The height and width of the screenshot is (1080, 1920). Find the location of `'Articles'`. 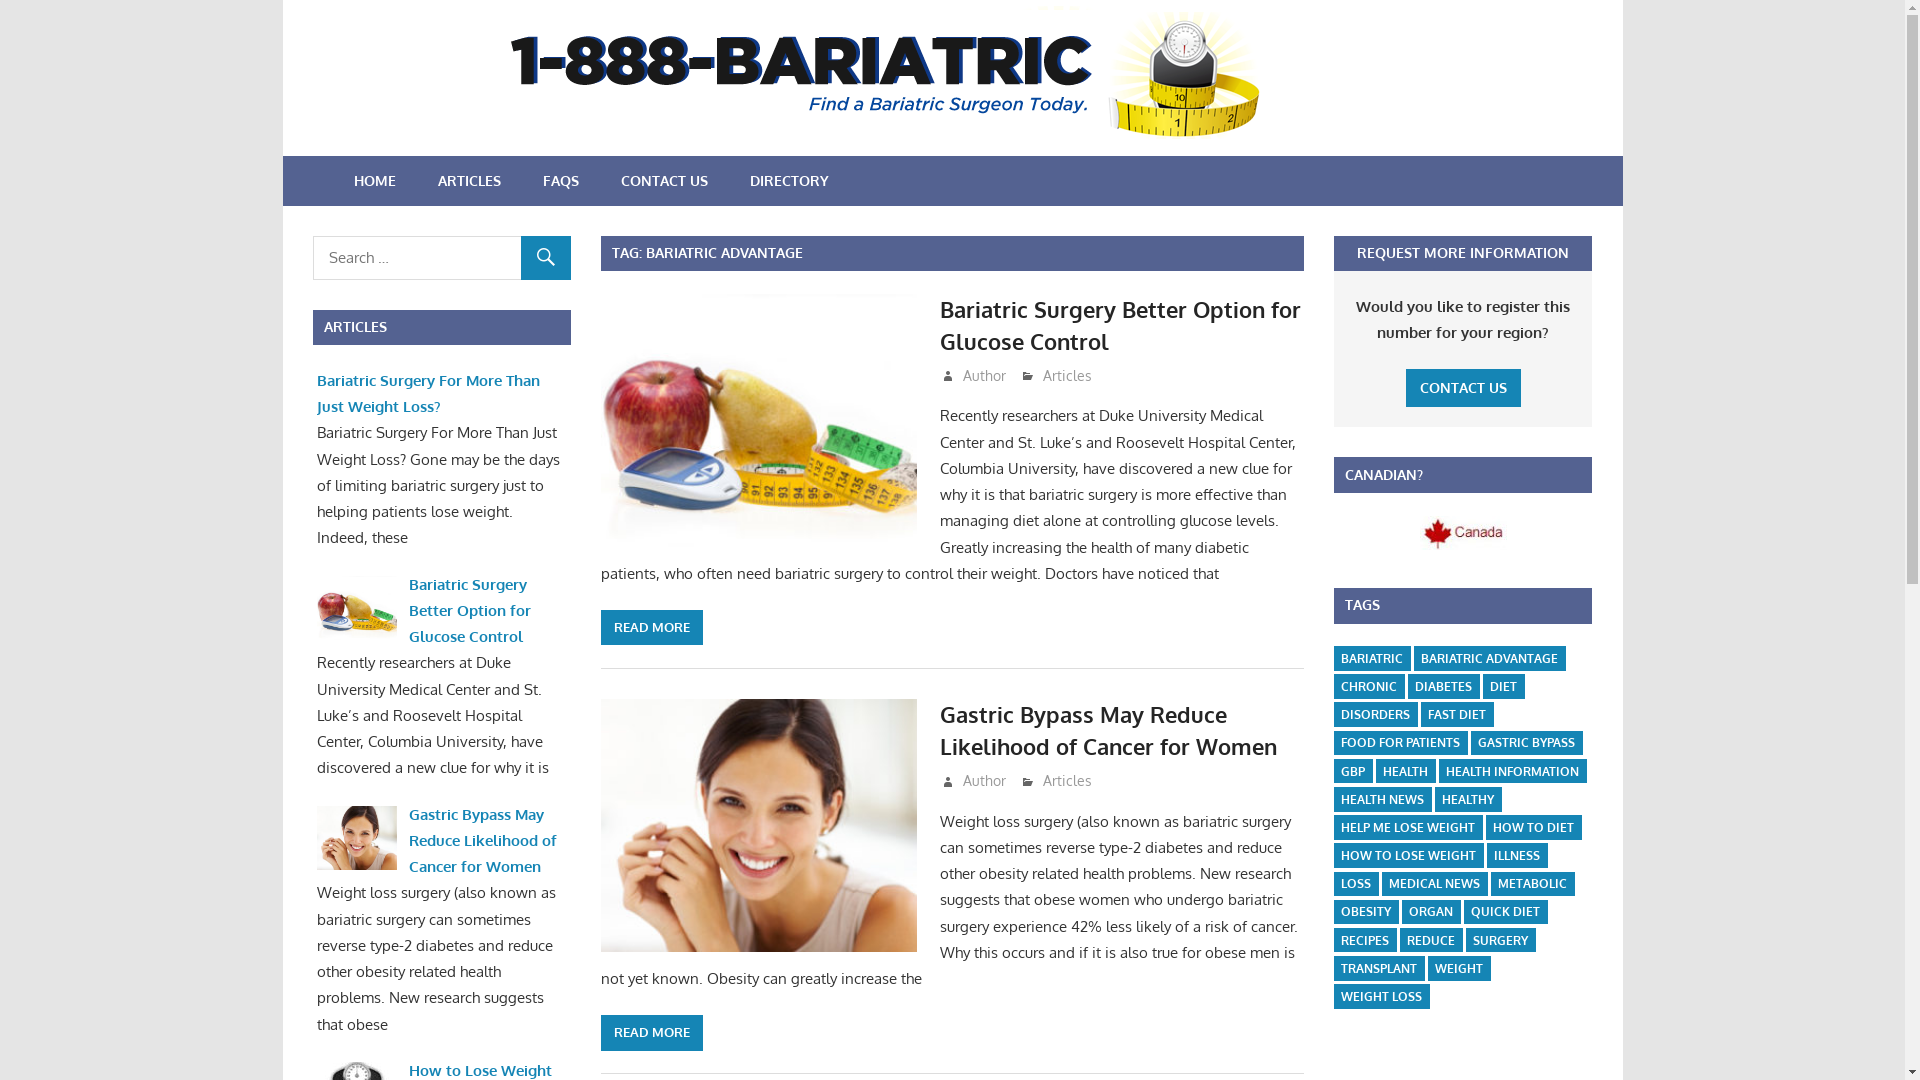

'Articles' is located at coordinates (1066, 779).